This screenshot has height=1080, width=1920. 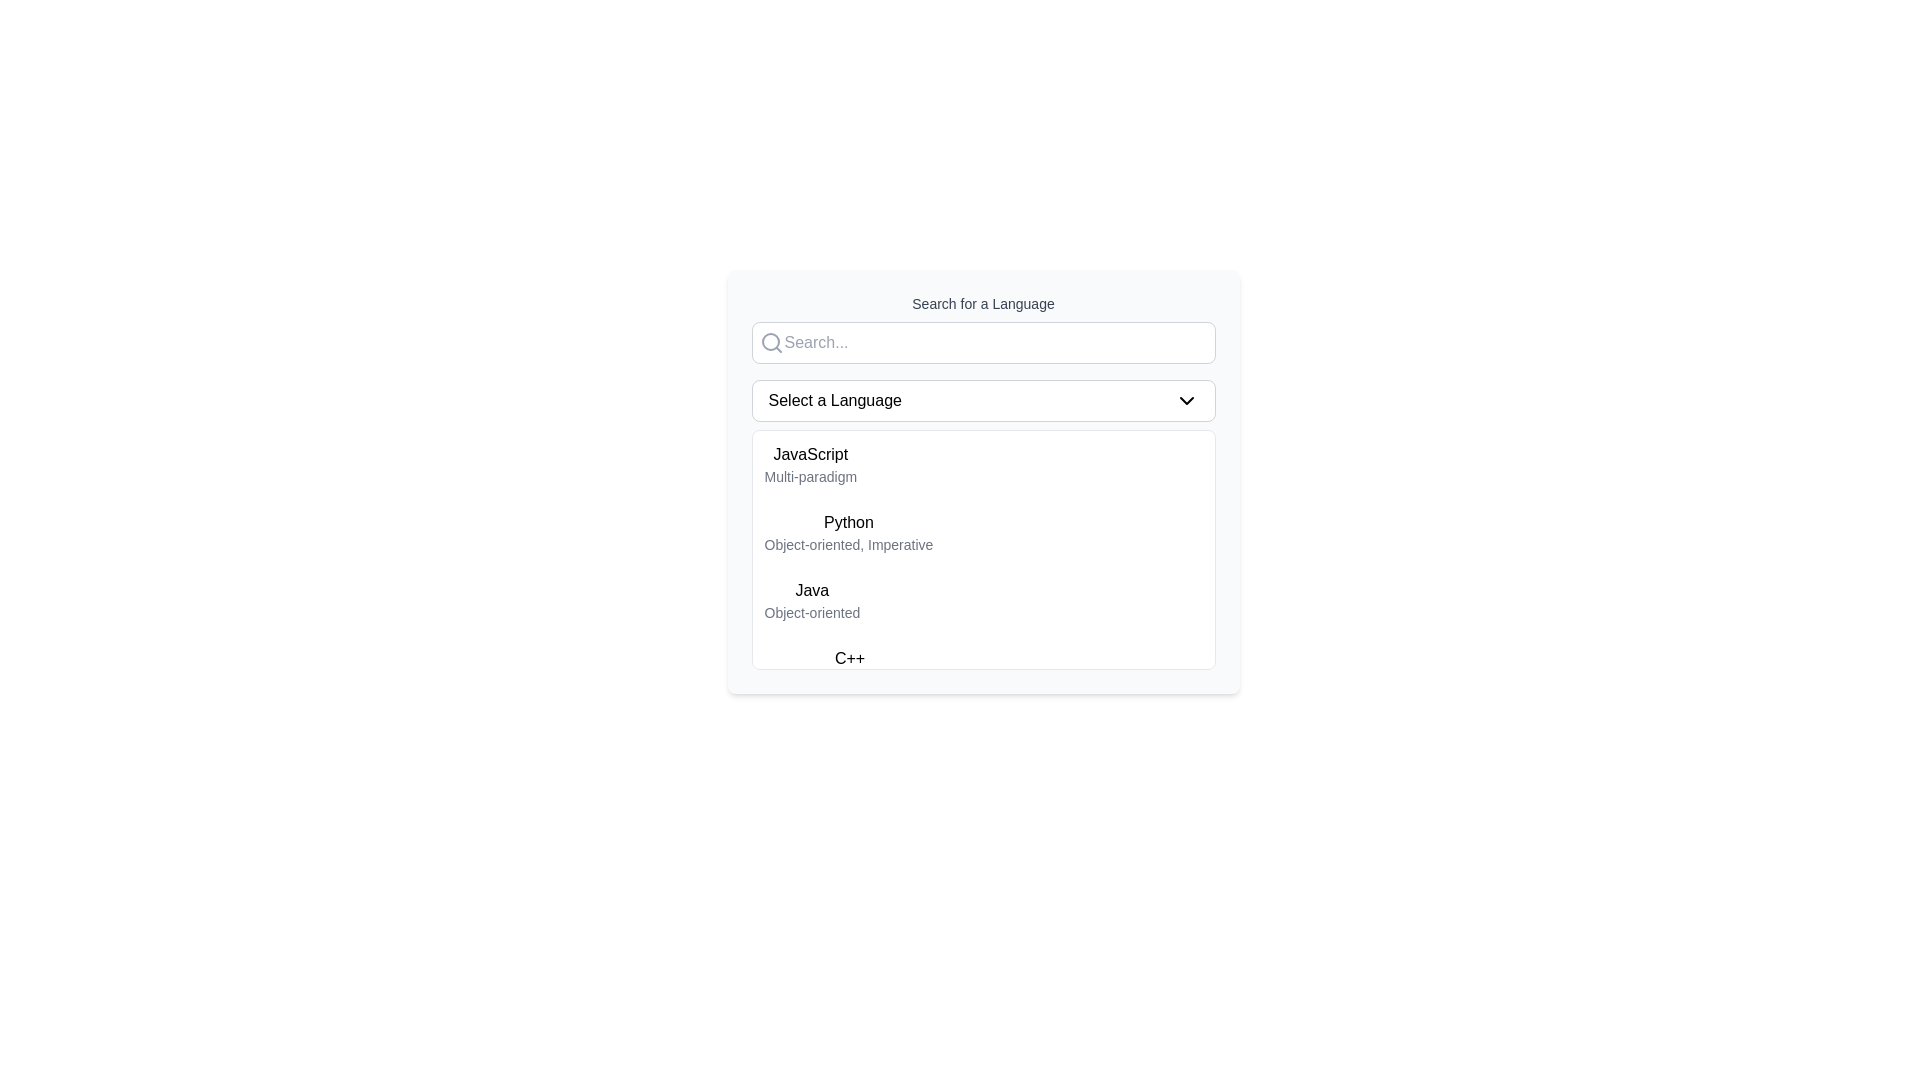 What do you see at coordinates (811, 600) in the screenshot?
I see `to select the 'Java' programming language from the dropdown list, which is positioned between 'Python' and 'C++'` at bounding box center [811, 600].